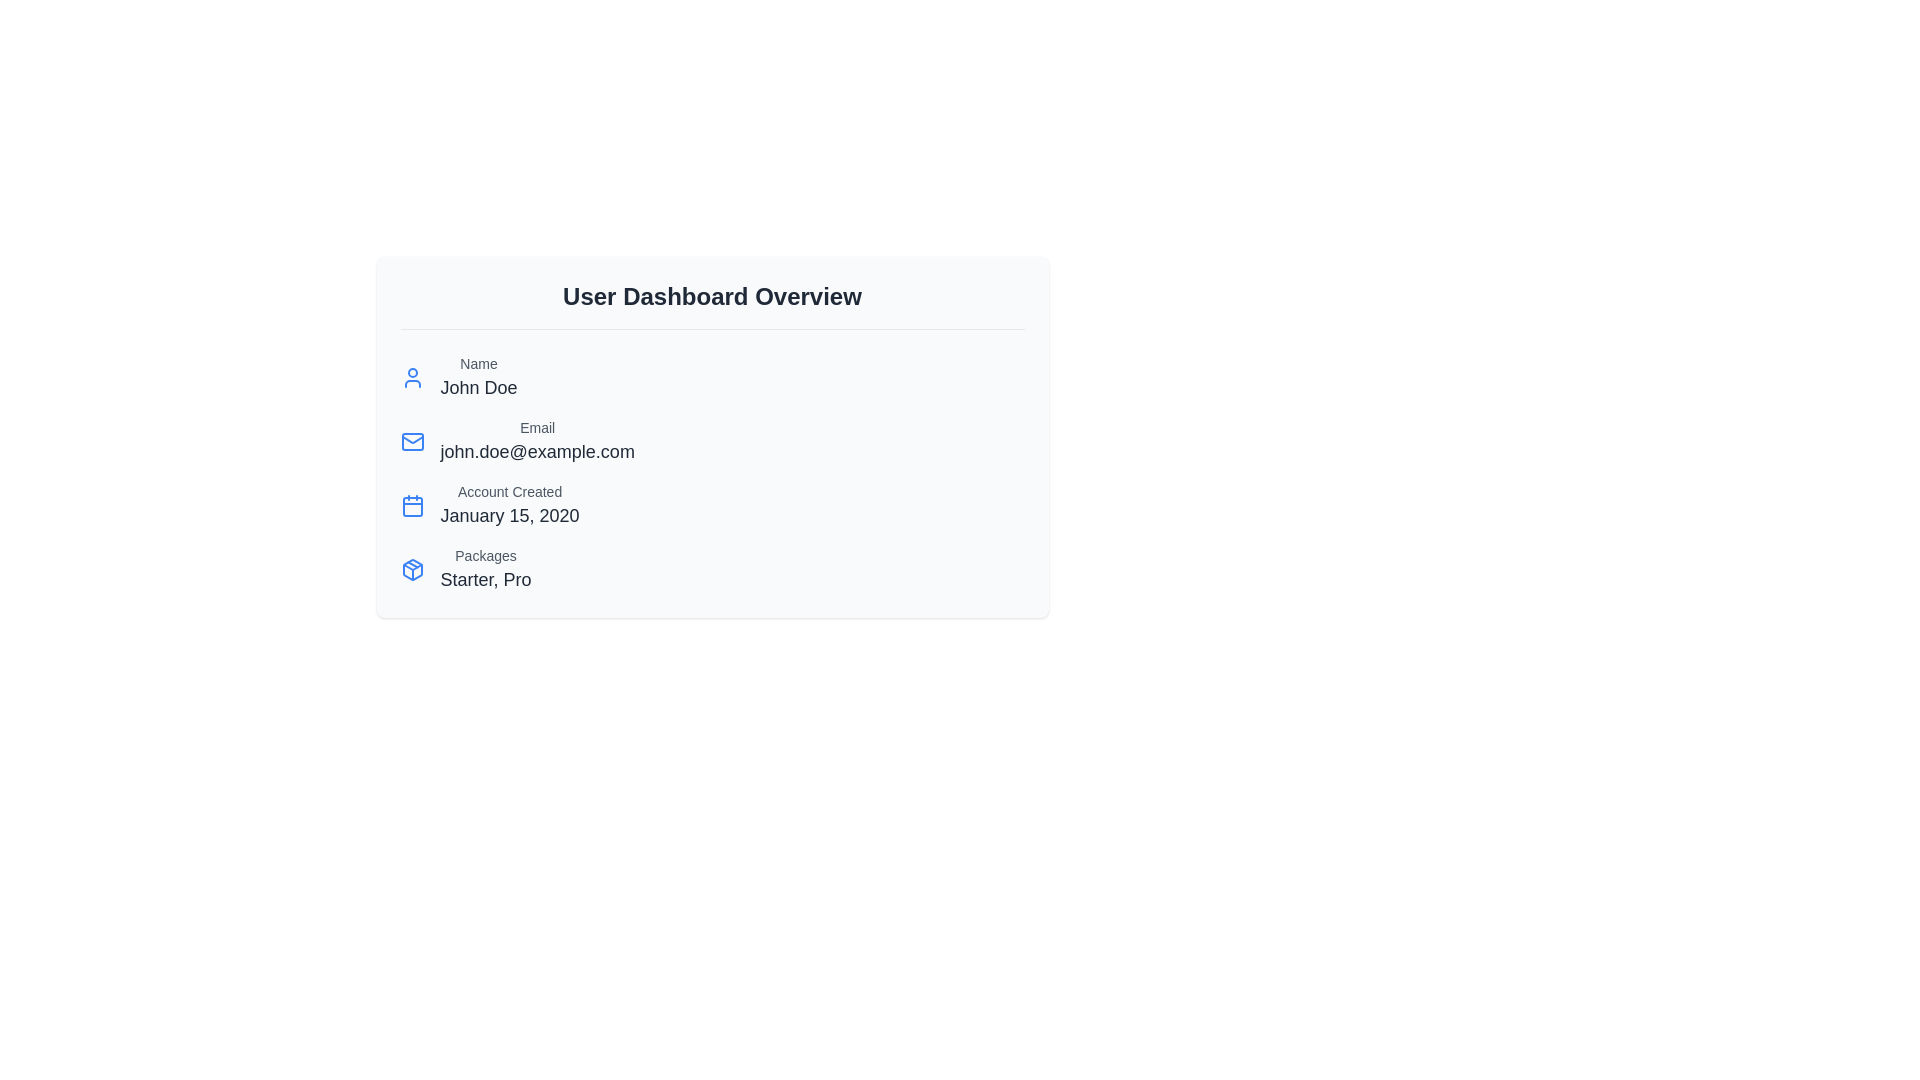 The image size is (1920, 1080). Describe the element at coordinates (478, 388) in the screenshot. I see `the 'John Doe' text label` at that location.